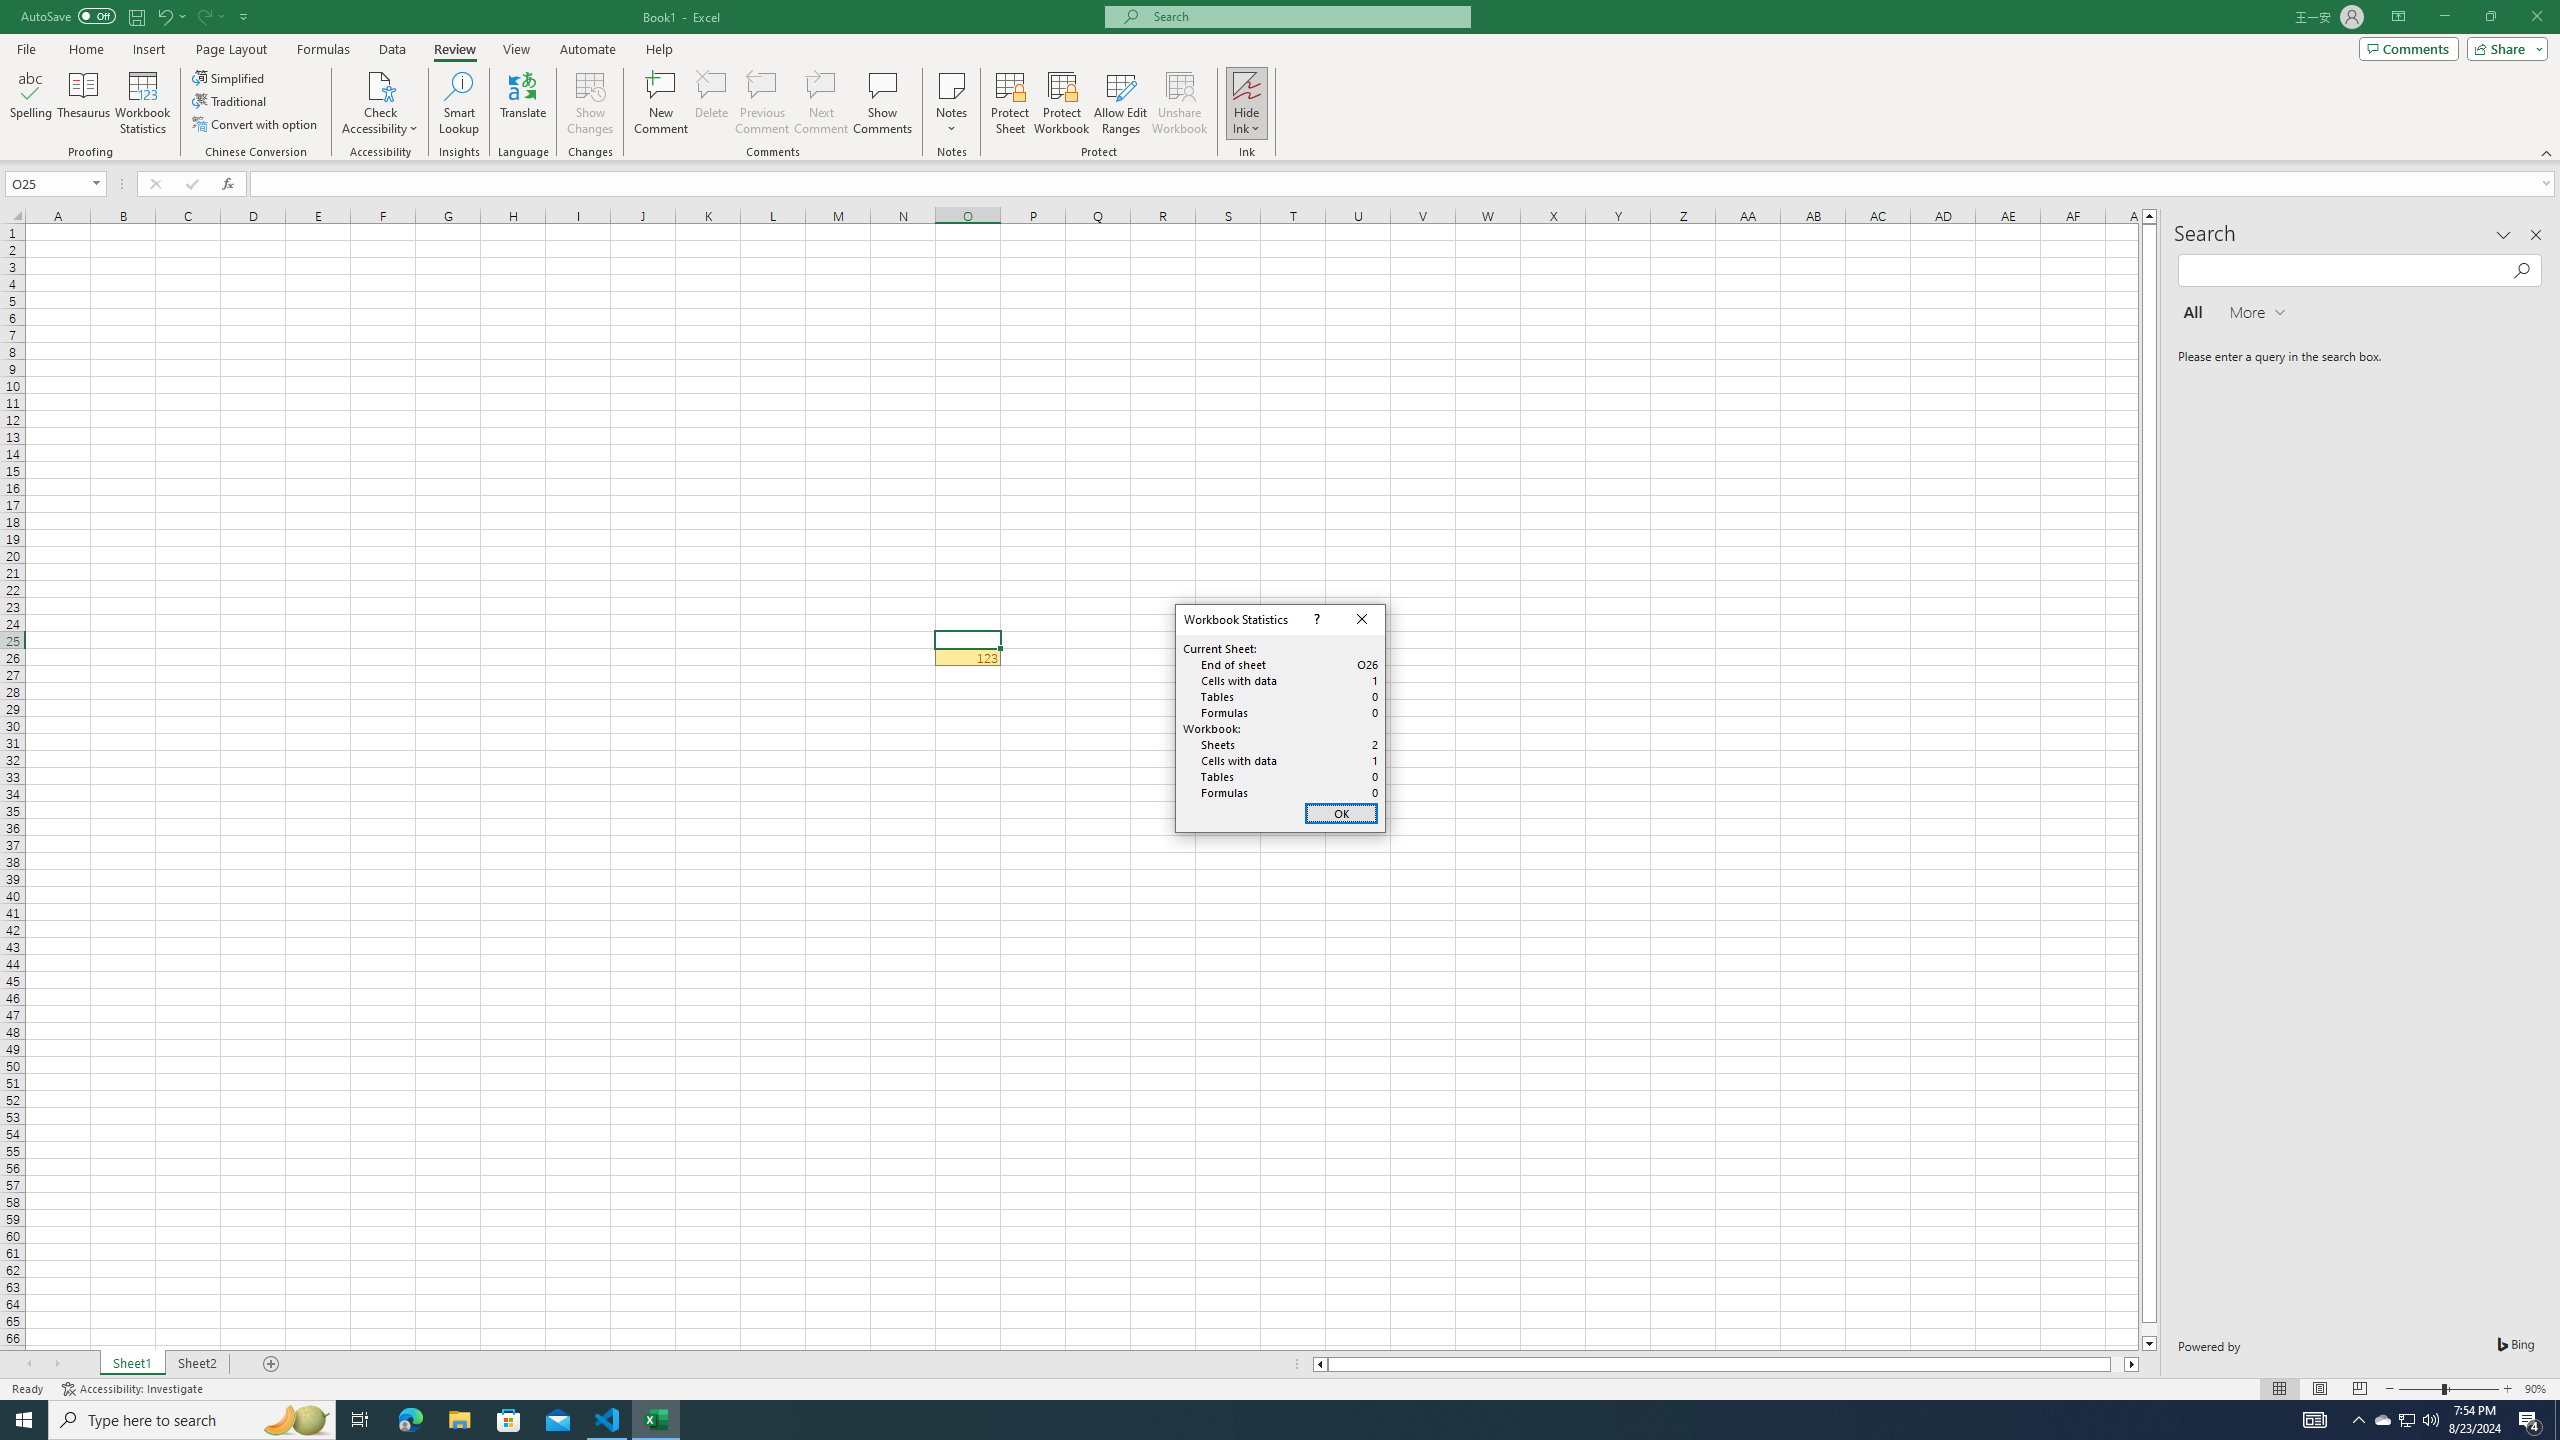 The height and width of the screenshot is (1440, 2560). Describe the element at coordinates (147, 49) in the screenshot. I see `'Insert'` at that location.